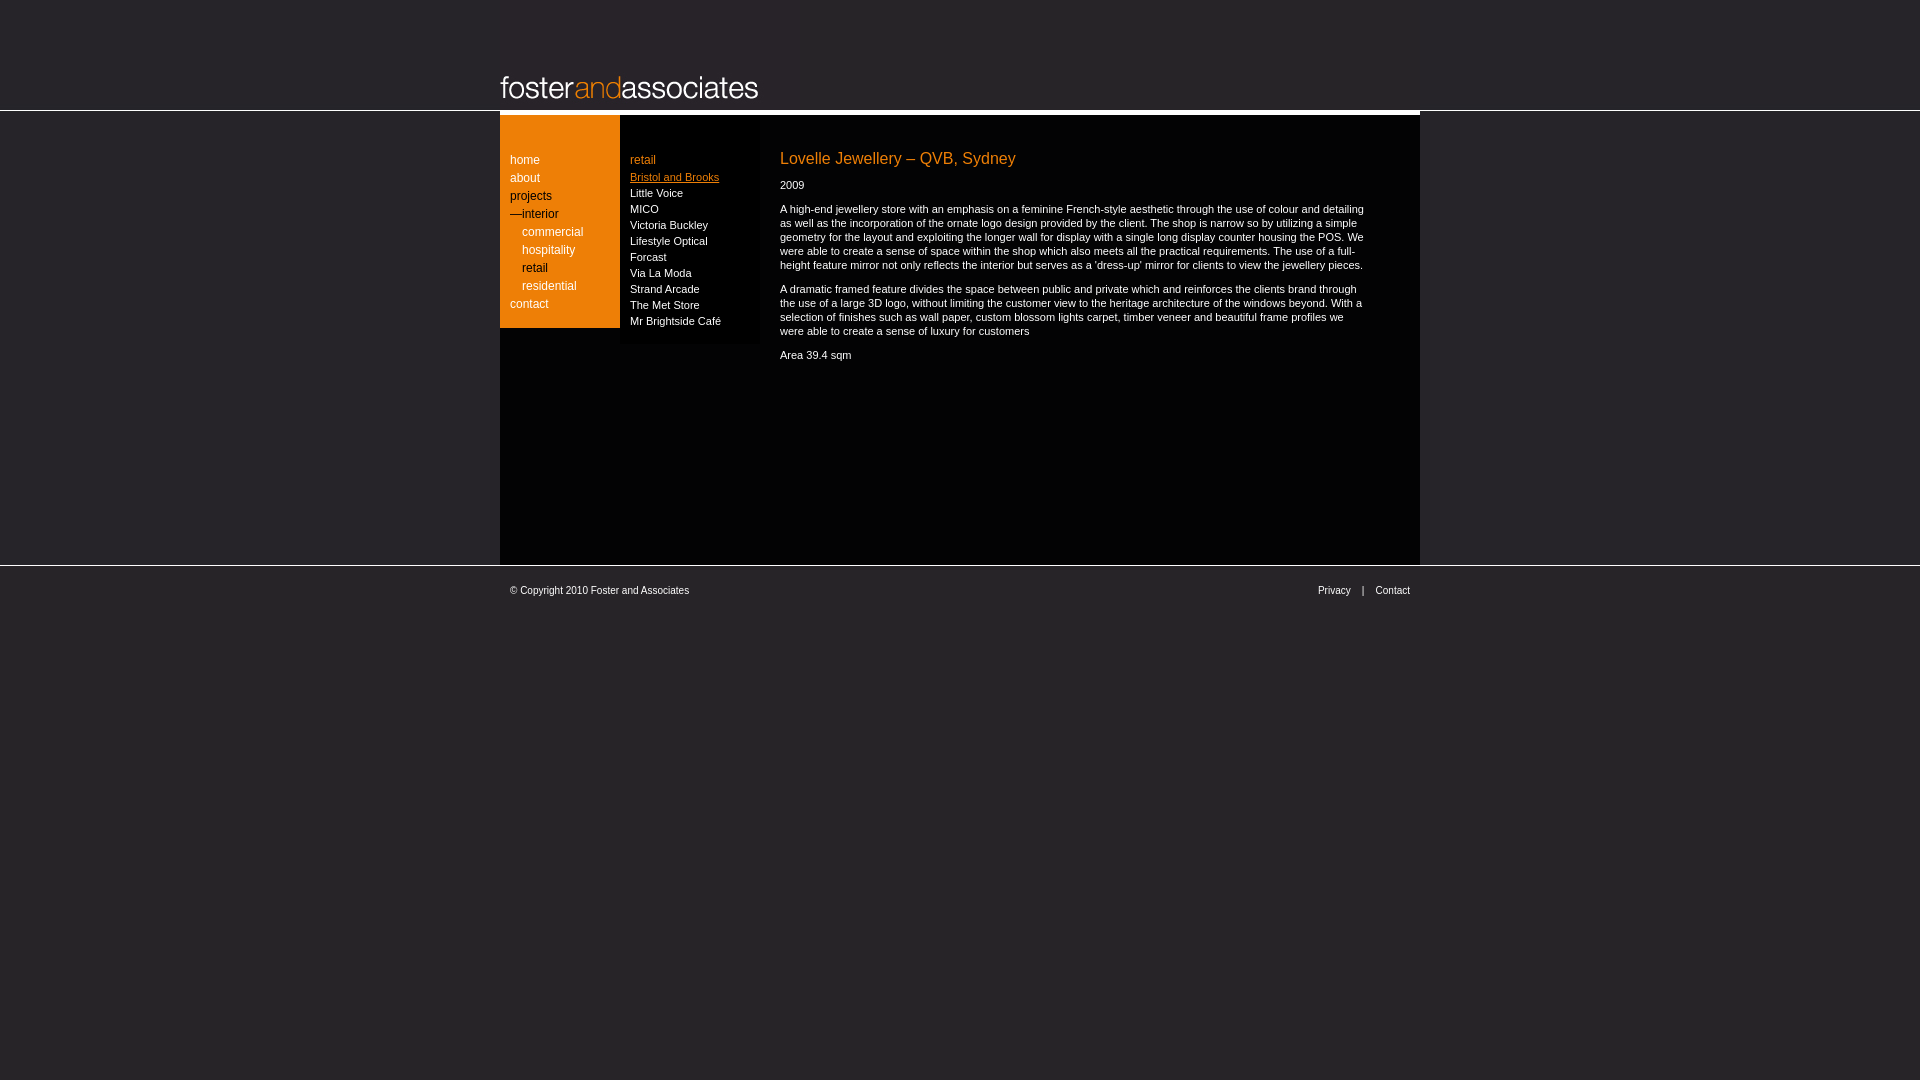 The width and height of the screenshot is (1920, 1080). I want to click on 'Strand Arcade', so click(690, 289).